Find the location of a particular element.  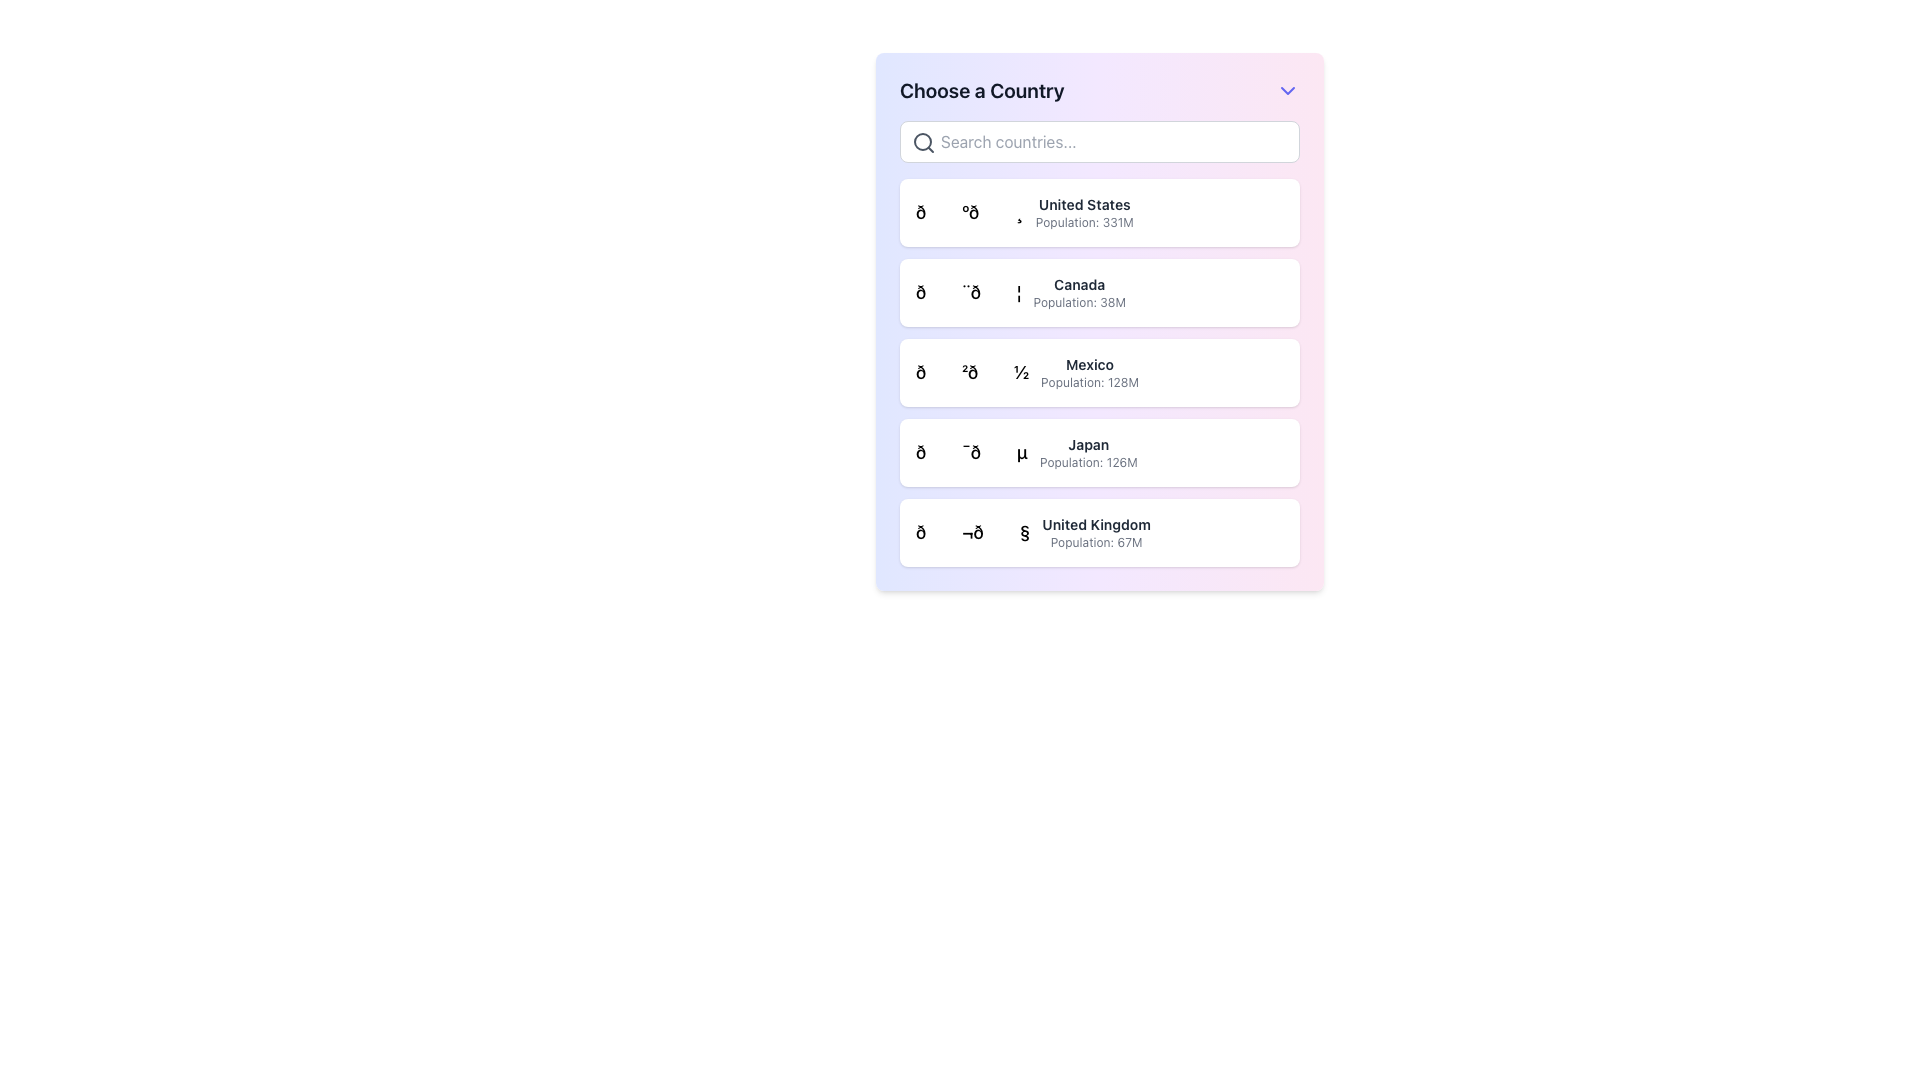

text label 'Canada' which is styled in bold, small size, and deep gray color, located in the second row of the country list above 'Population: 38M' is located at coordinates (1078, 285).